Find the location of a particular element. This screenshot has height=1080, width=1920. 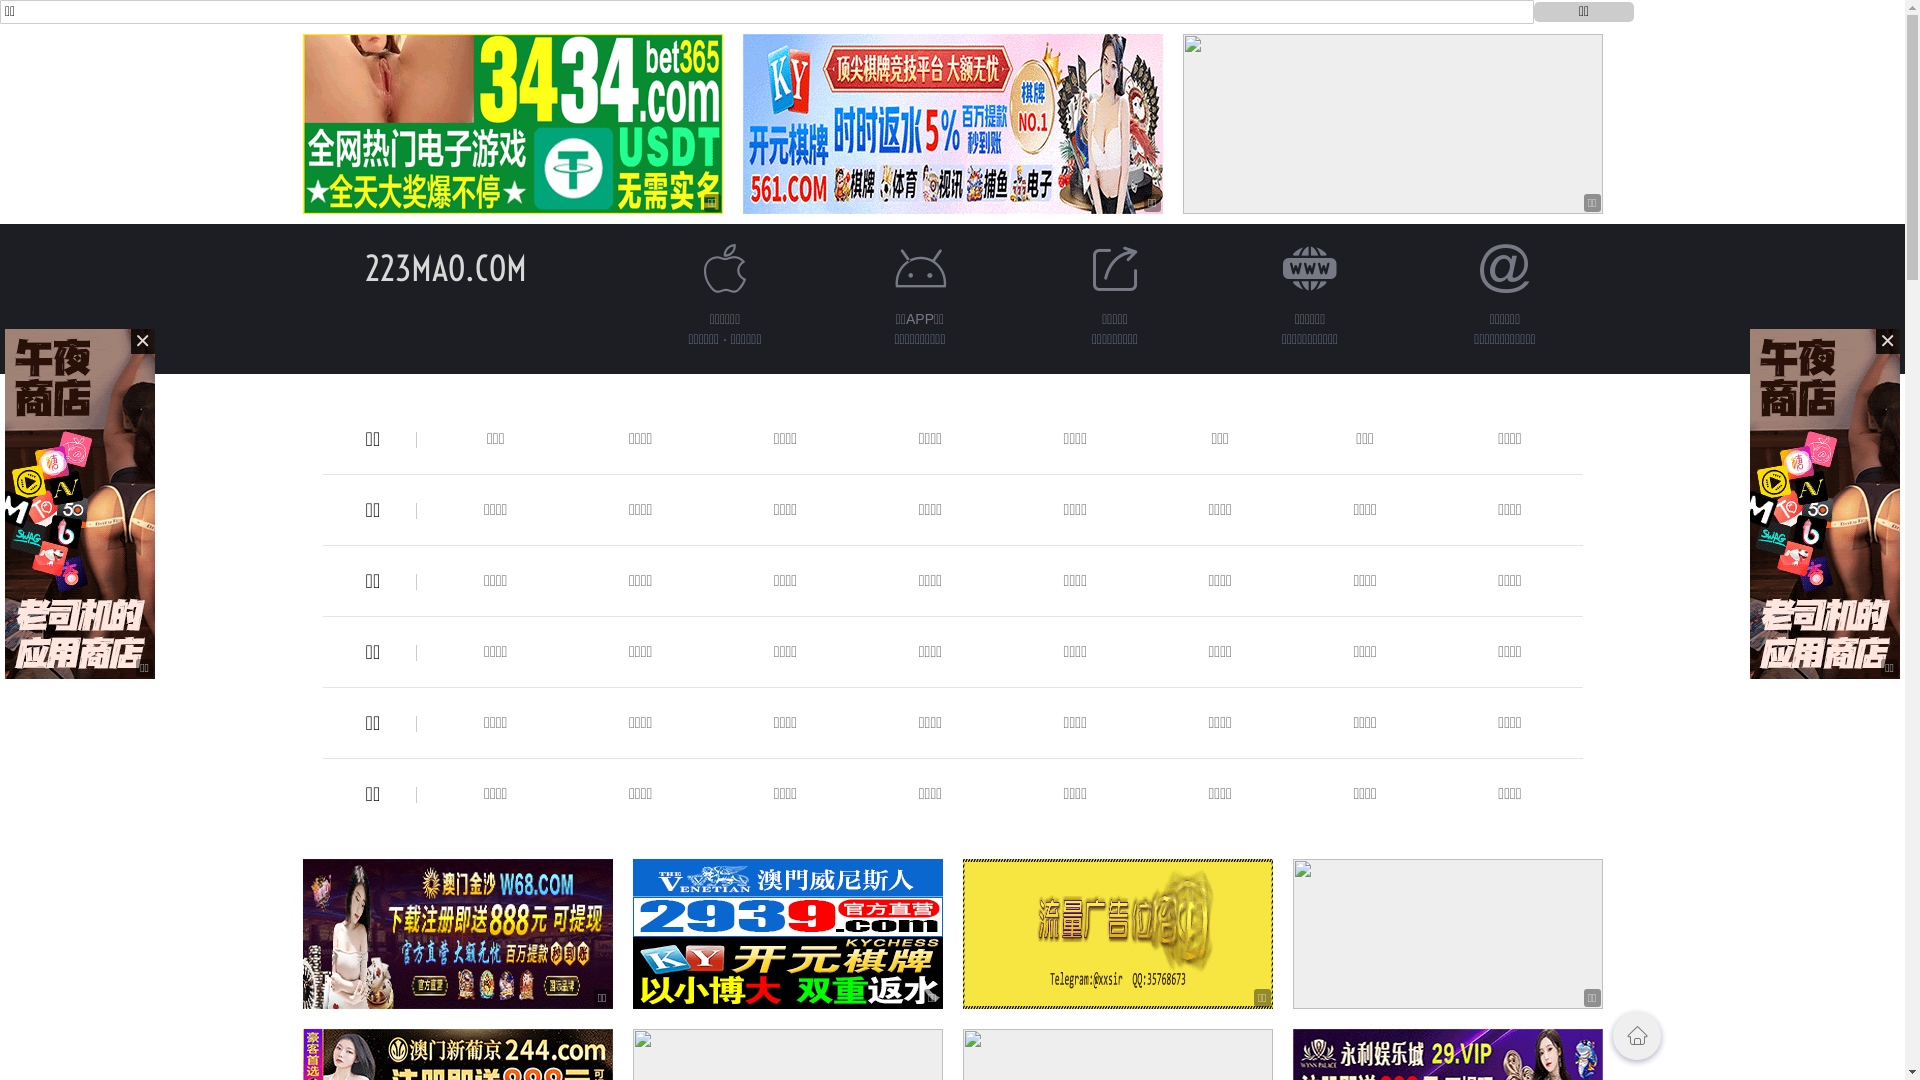

'223MAO.COM' is located at coordinates (444, 267).